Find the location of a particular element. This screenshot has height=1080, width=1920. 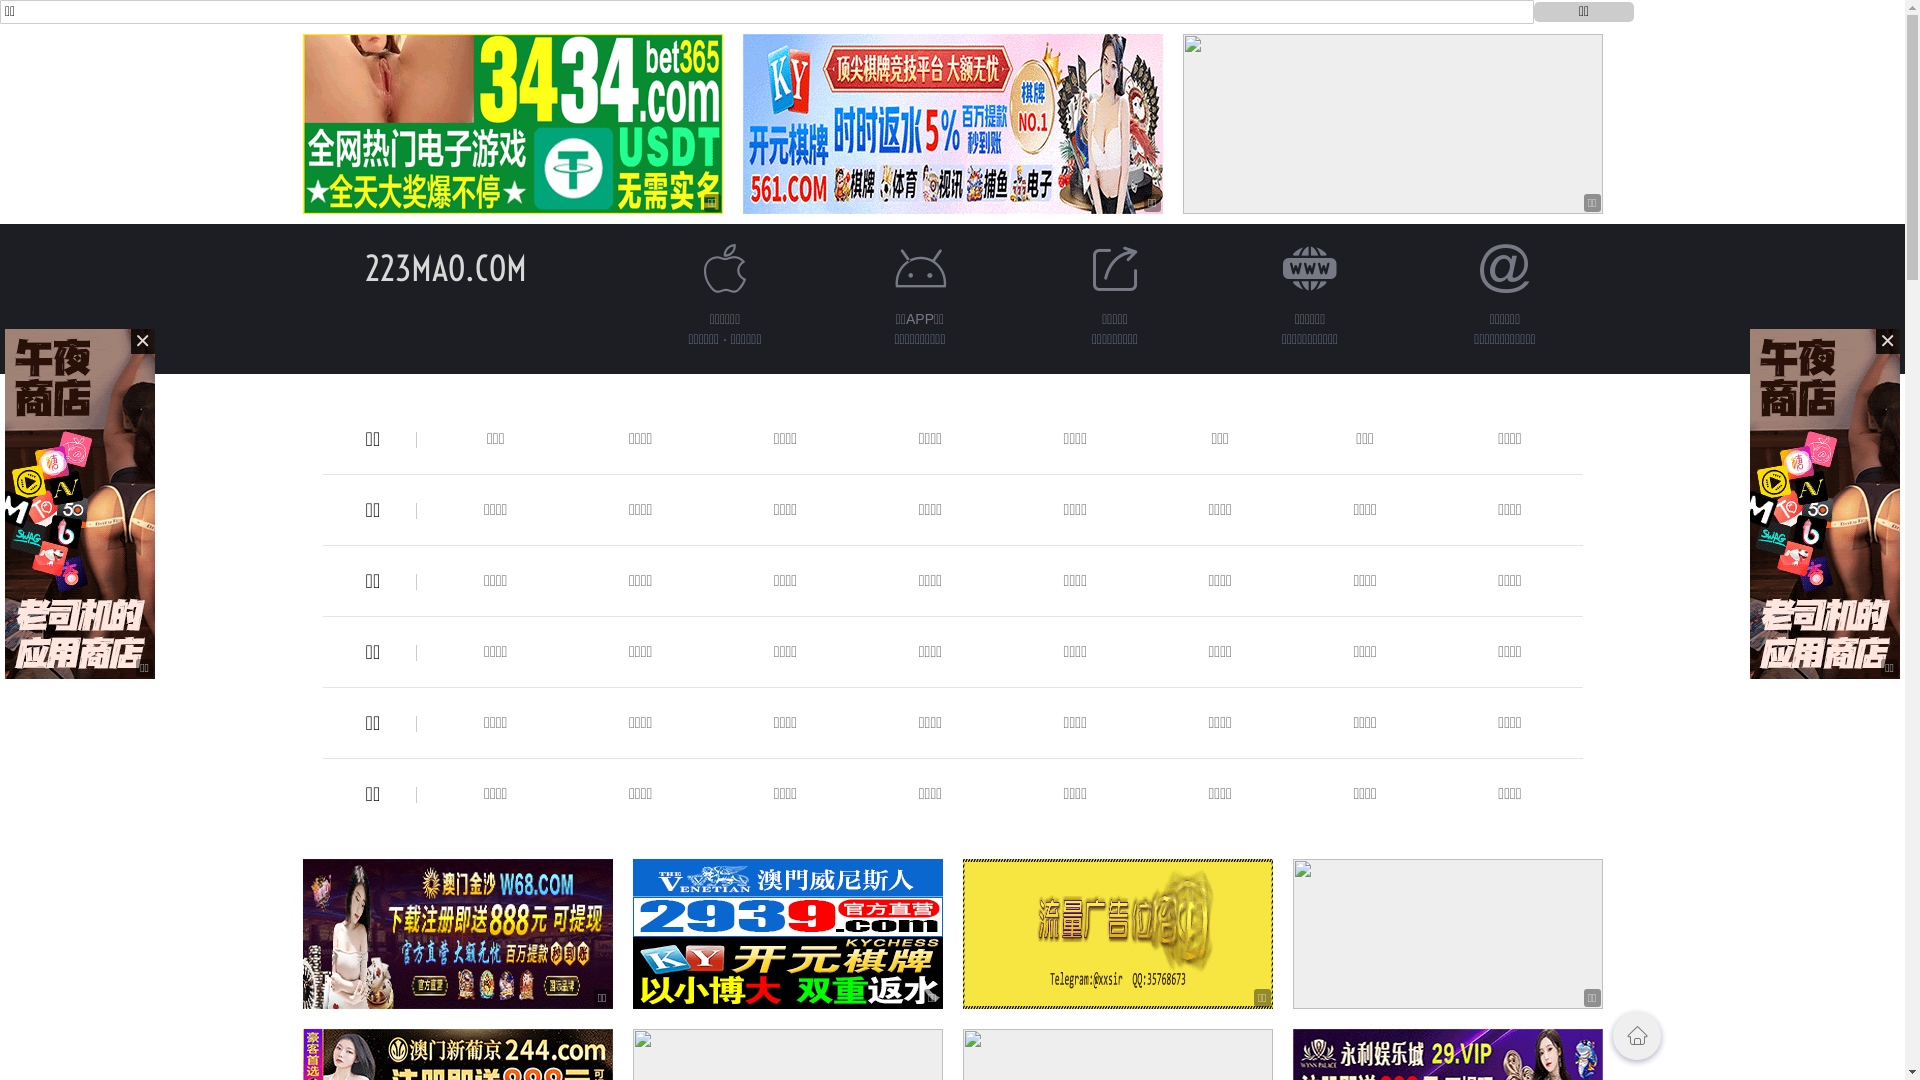

'223MAO.COM' is located at coordinates (444, 267).